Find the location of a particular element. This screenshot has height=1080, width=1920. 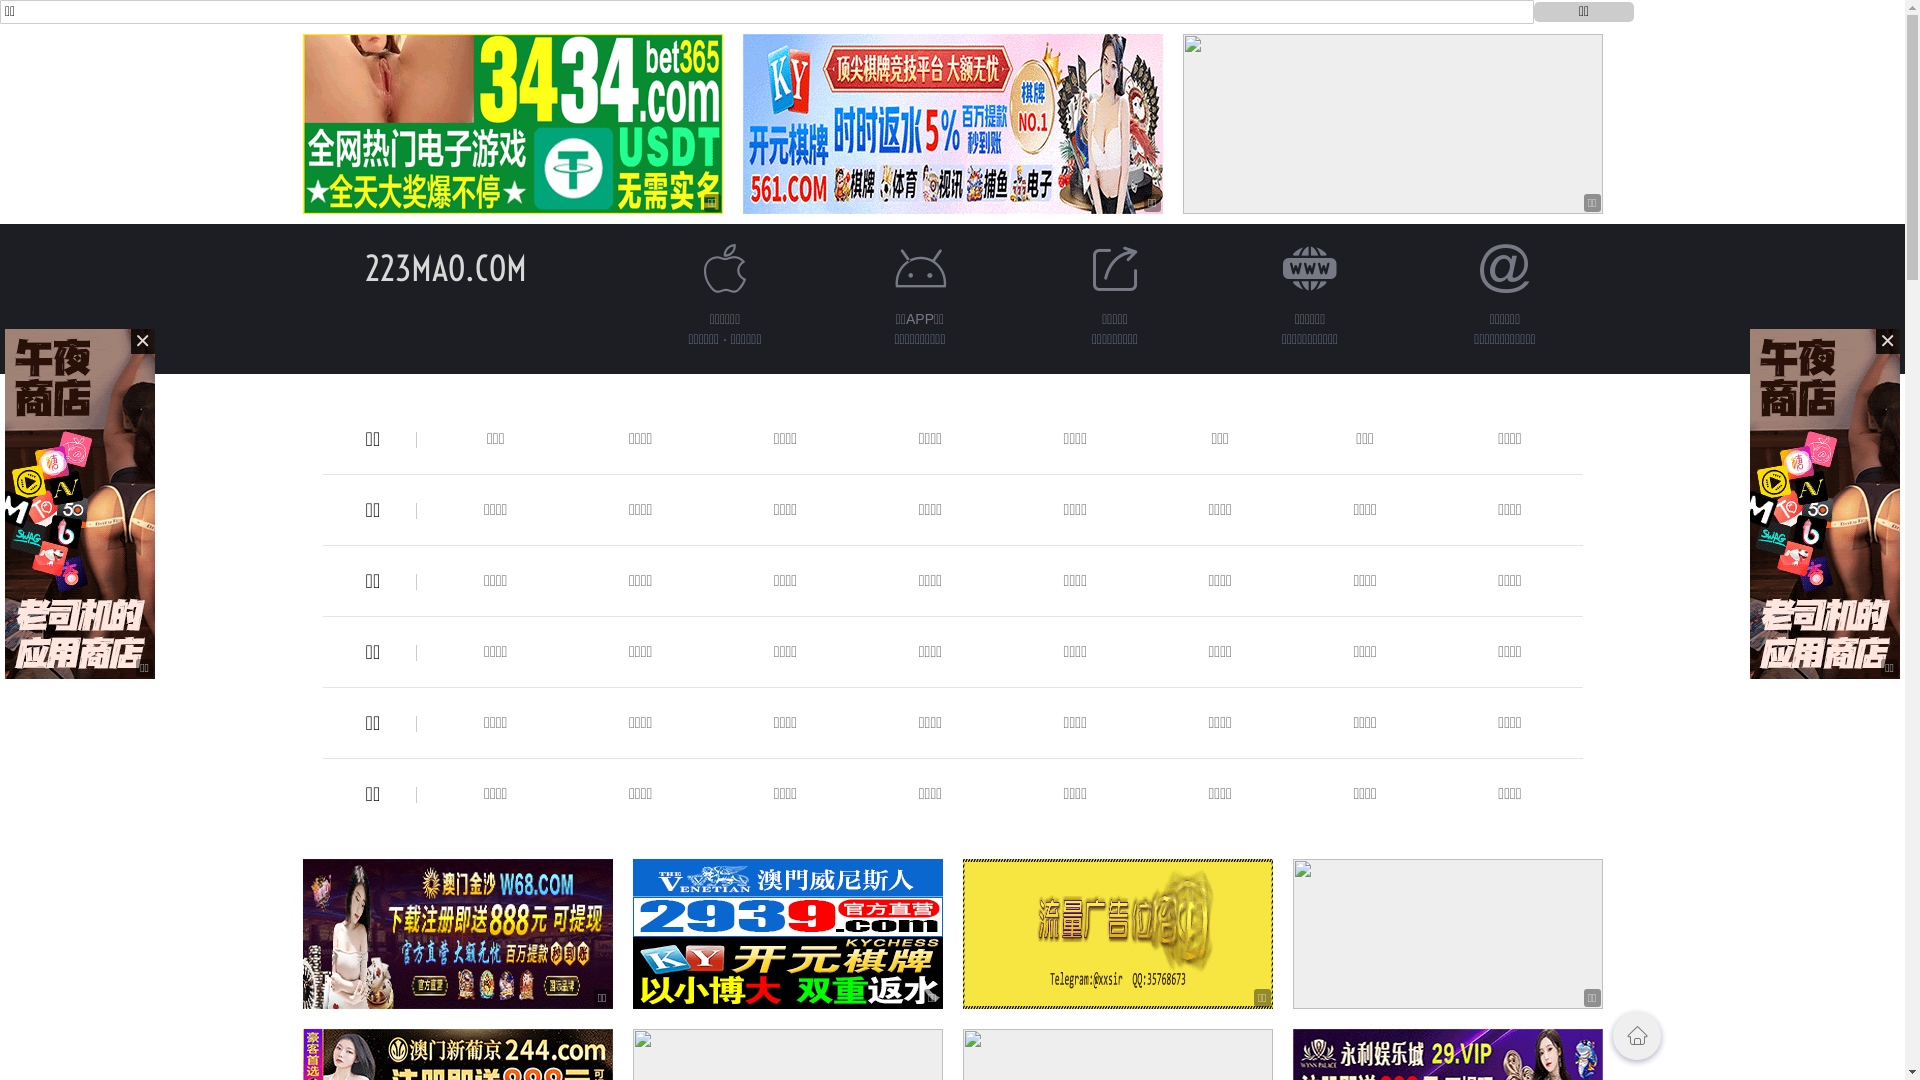

'223MAO.COM' is located at coordinates (444, 267).